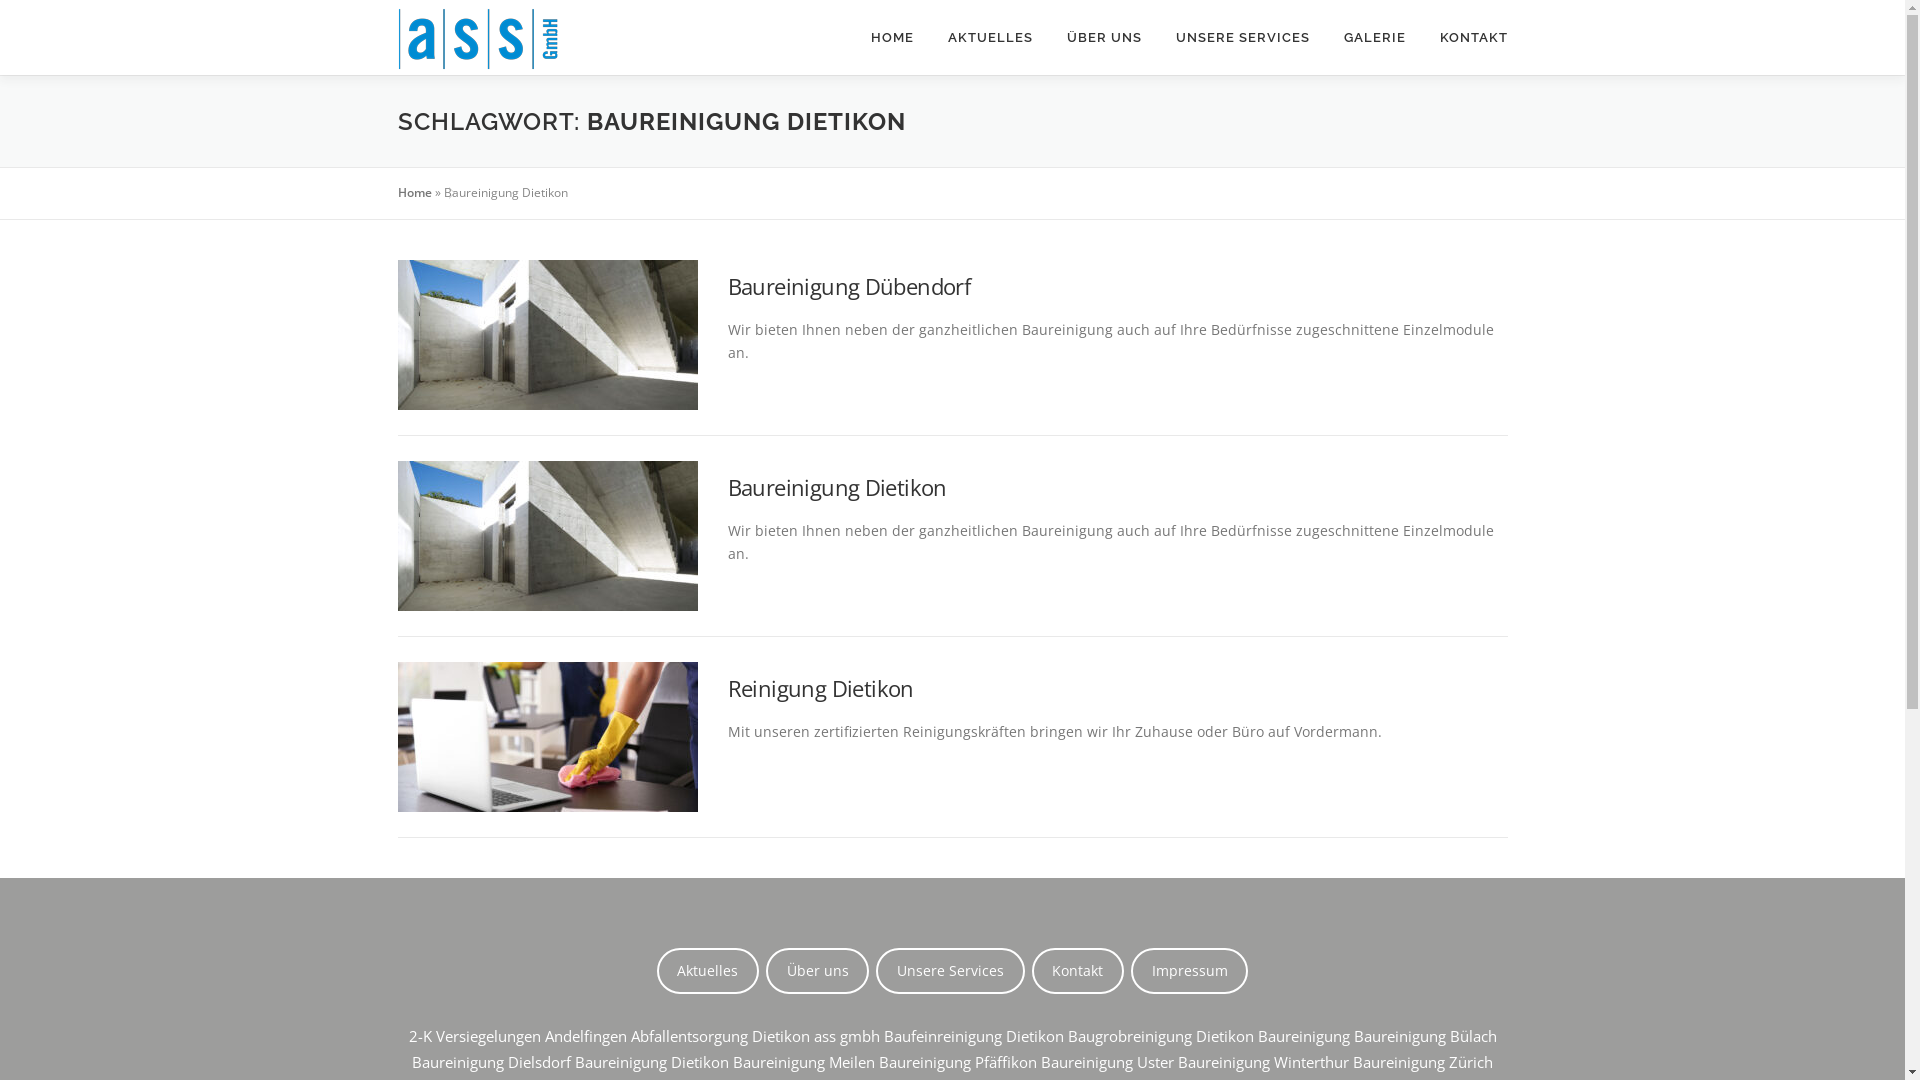 This screenshot has height=1080, width=1920. What do you see at coordinates (820, 686) in the screenshot?
I see `'Reinigung Dietikon'` at bounding box center [820, 686].